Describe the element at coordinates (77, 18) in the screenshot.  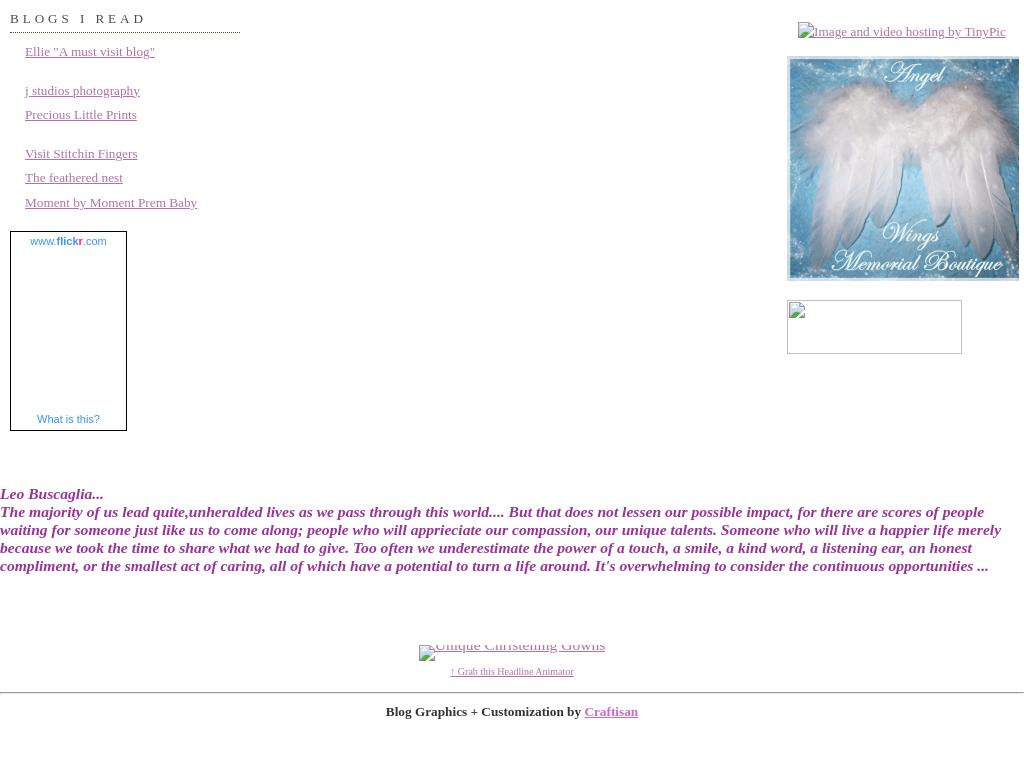
I see `'Blogs I read'` at that location.